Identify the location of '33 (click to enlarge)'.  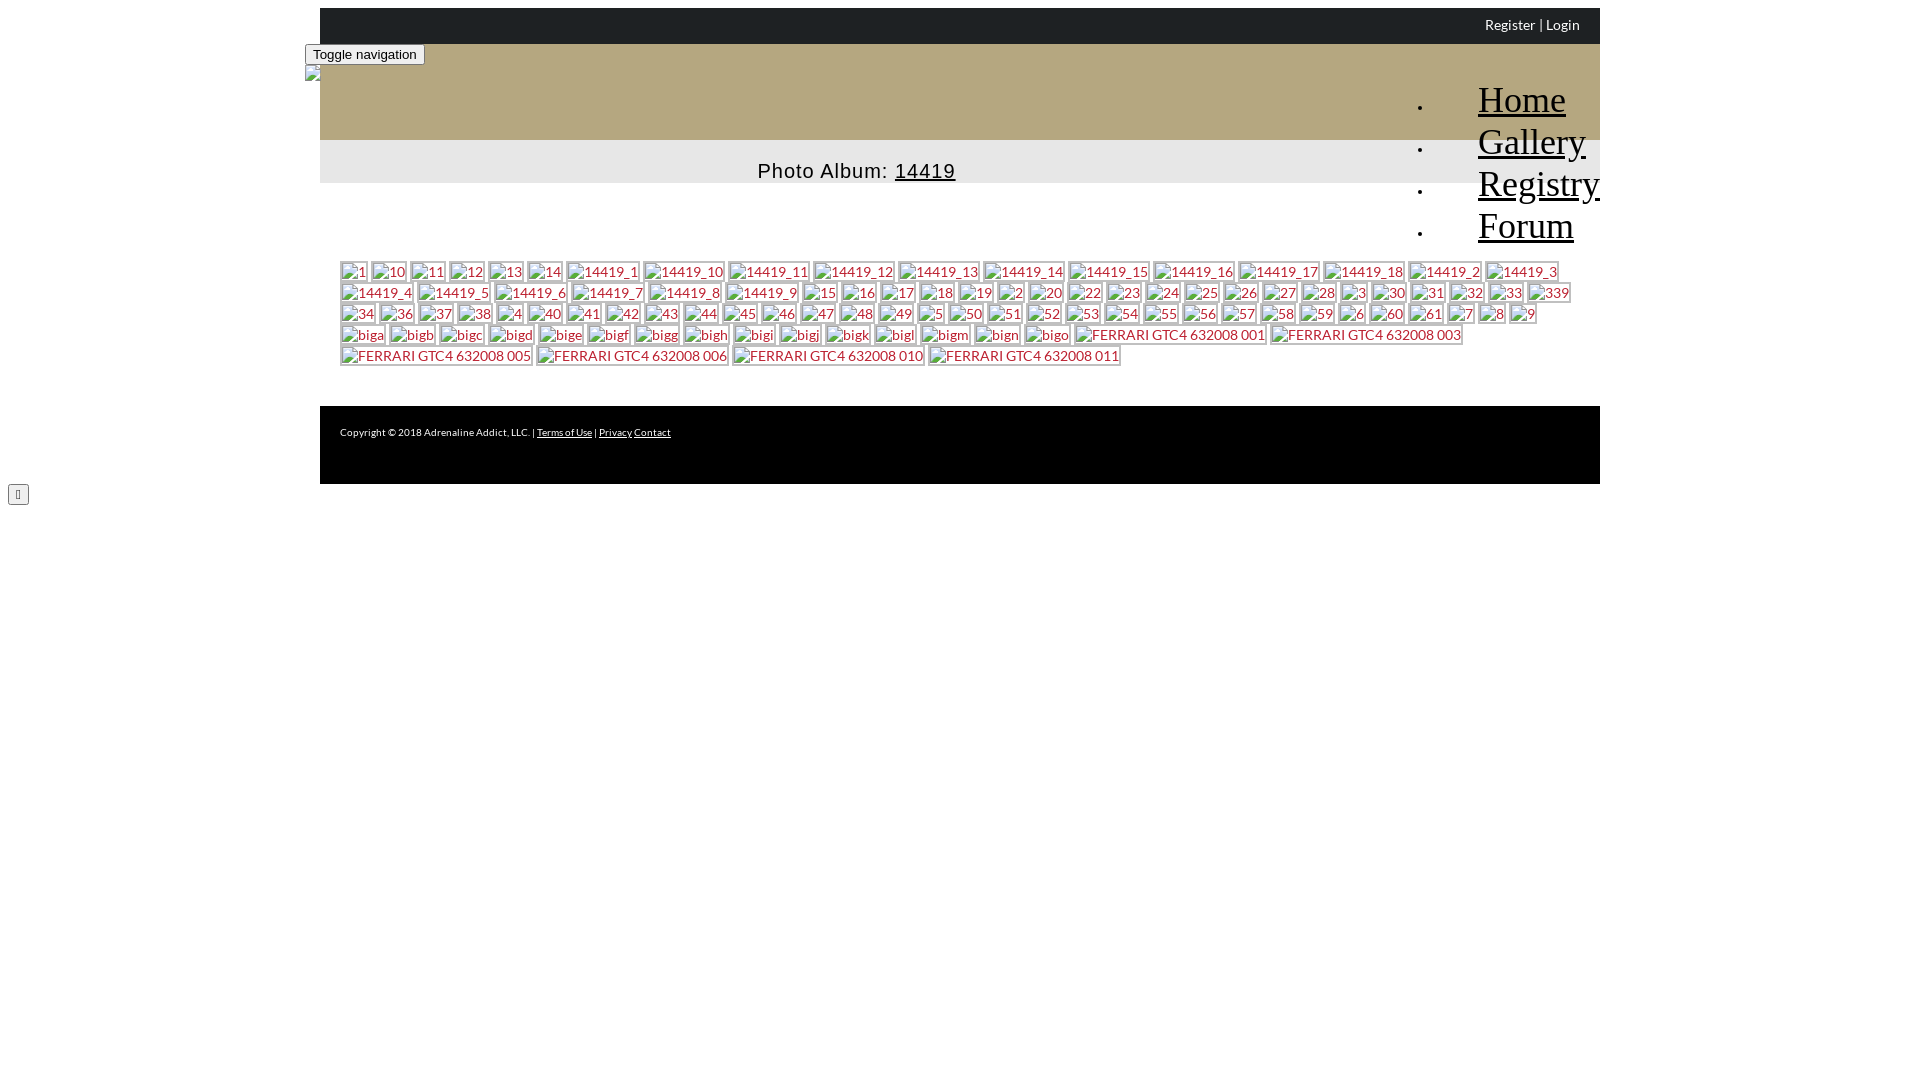
(1506, 292).